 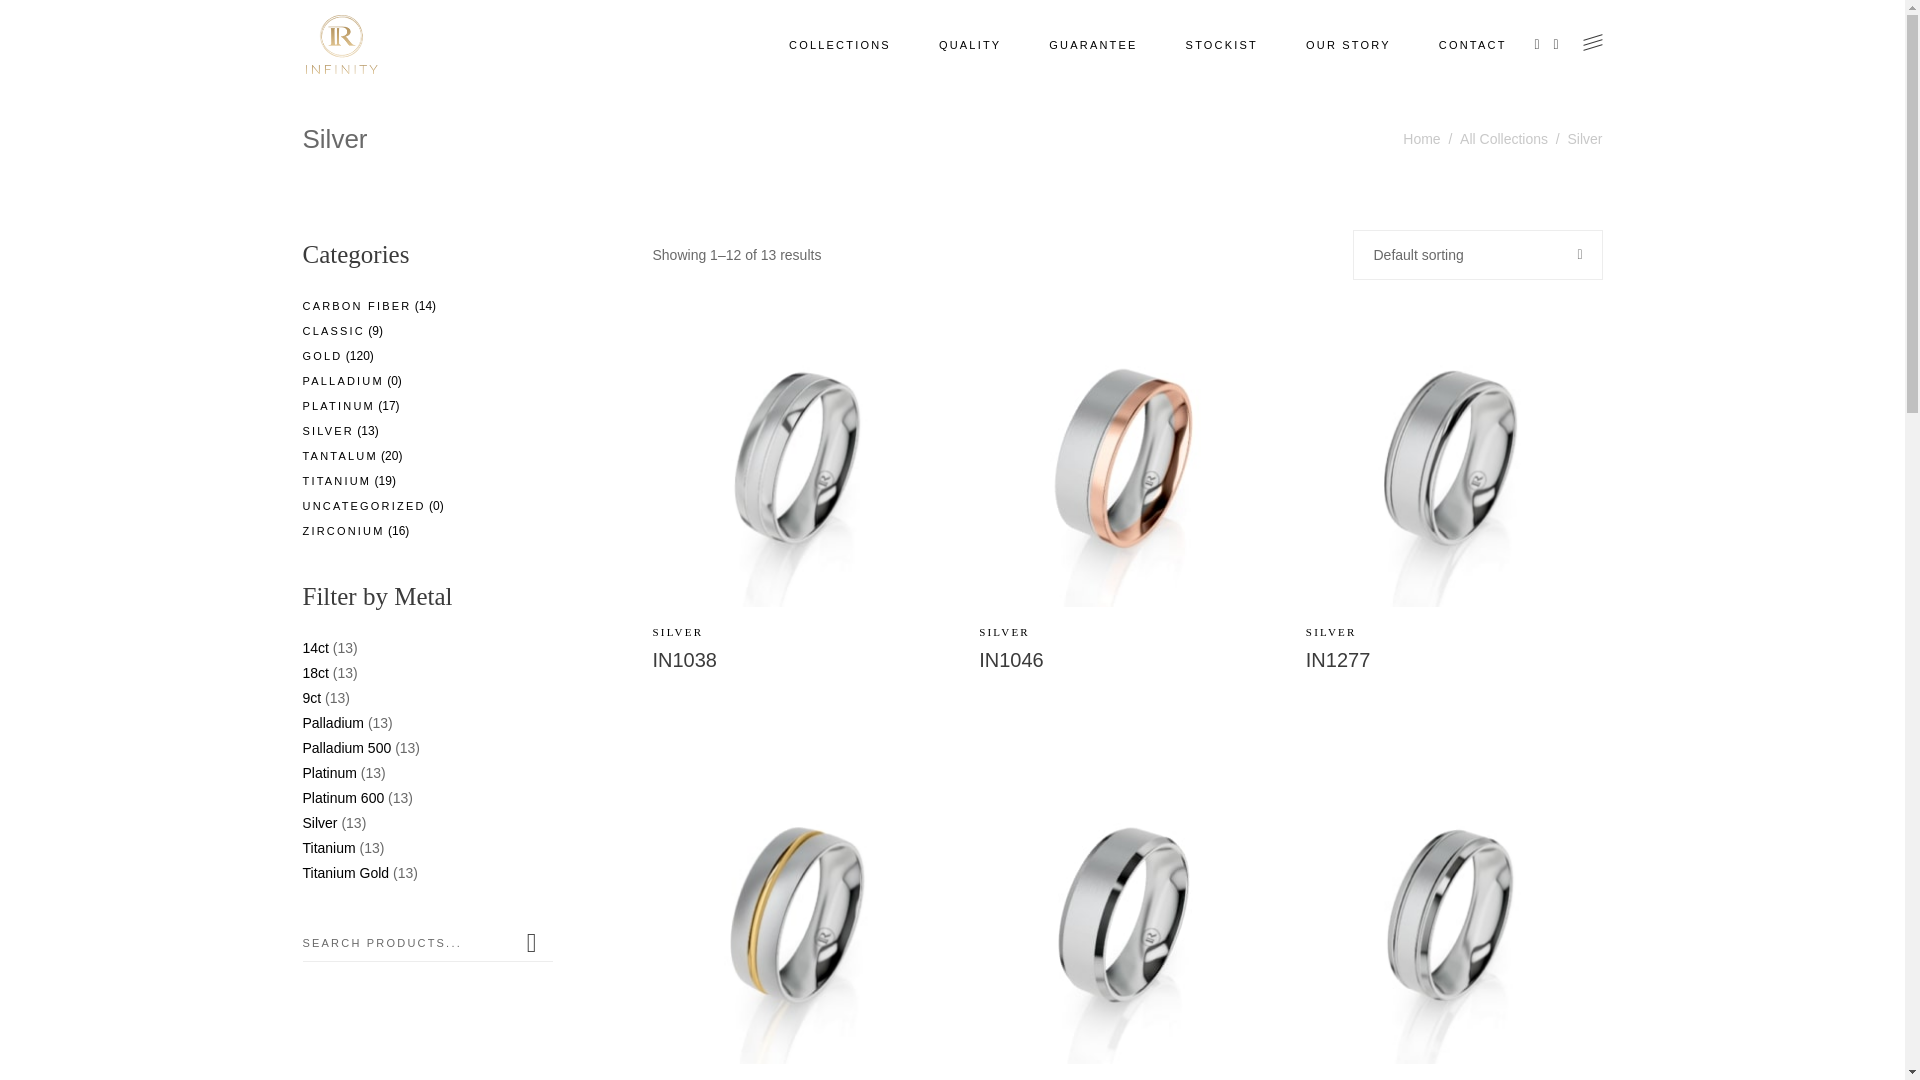 What do you see at coordinates (329, 771) in the screenshot?
I see `'Platinum'` at bounding box center [329, 771].